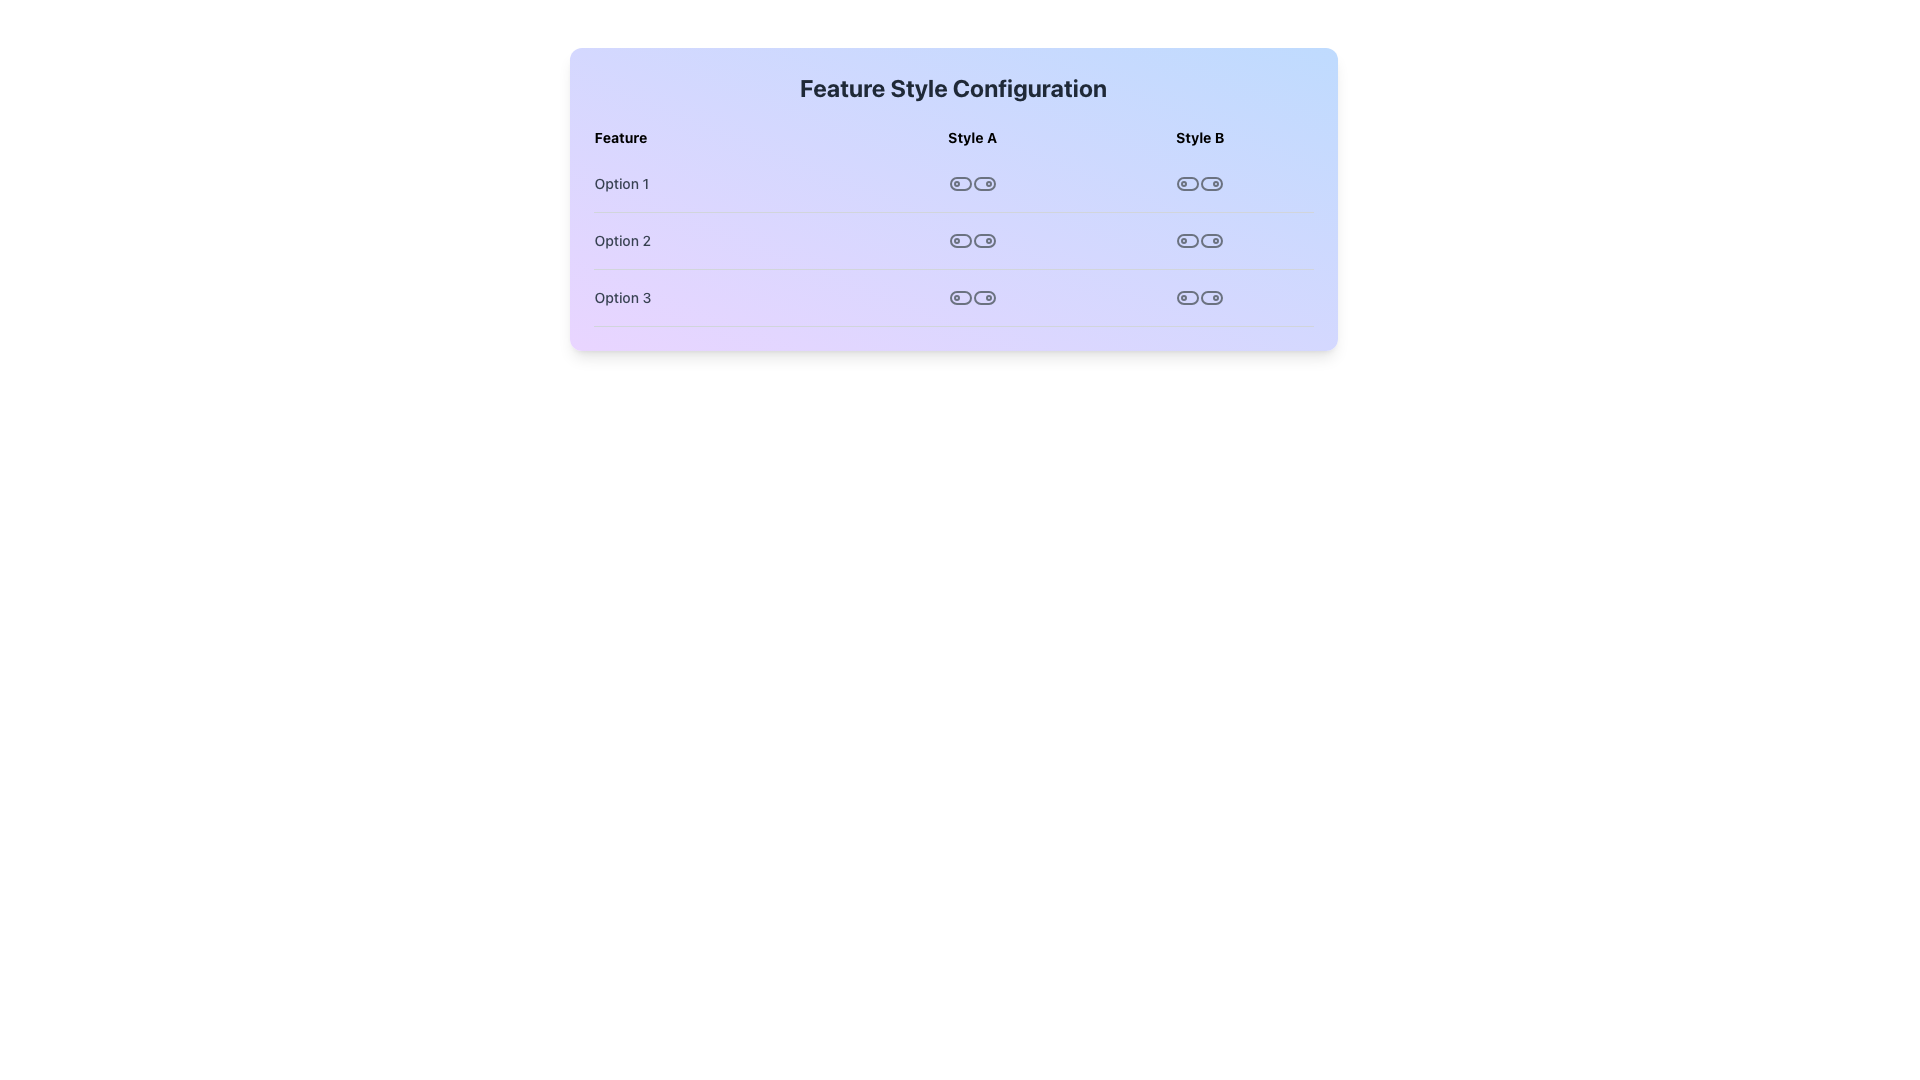 The image size is (1920, 1080). What do you see at coordinates (952, 137) in the screenshot?
I see `the header element labeled 'Style A' which categorizes the rows in the table beneath it` at bounding box center [952, 137].